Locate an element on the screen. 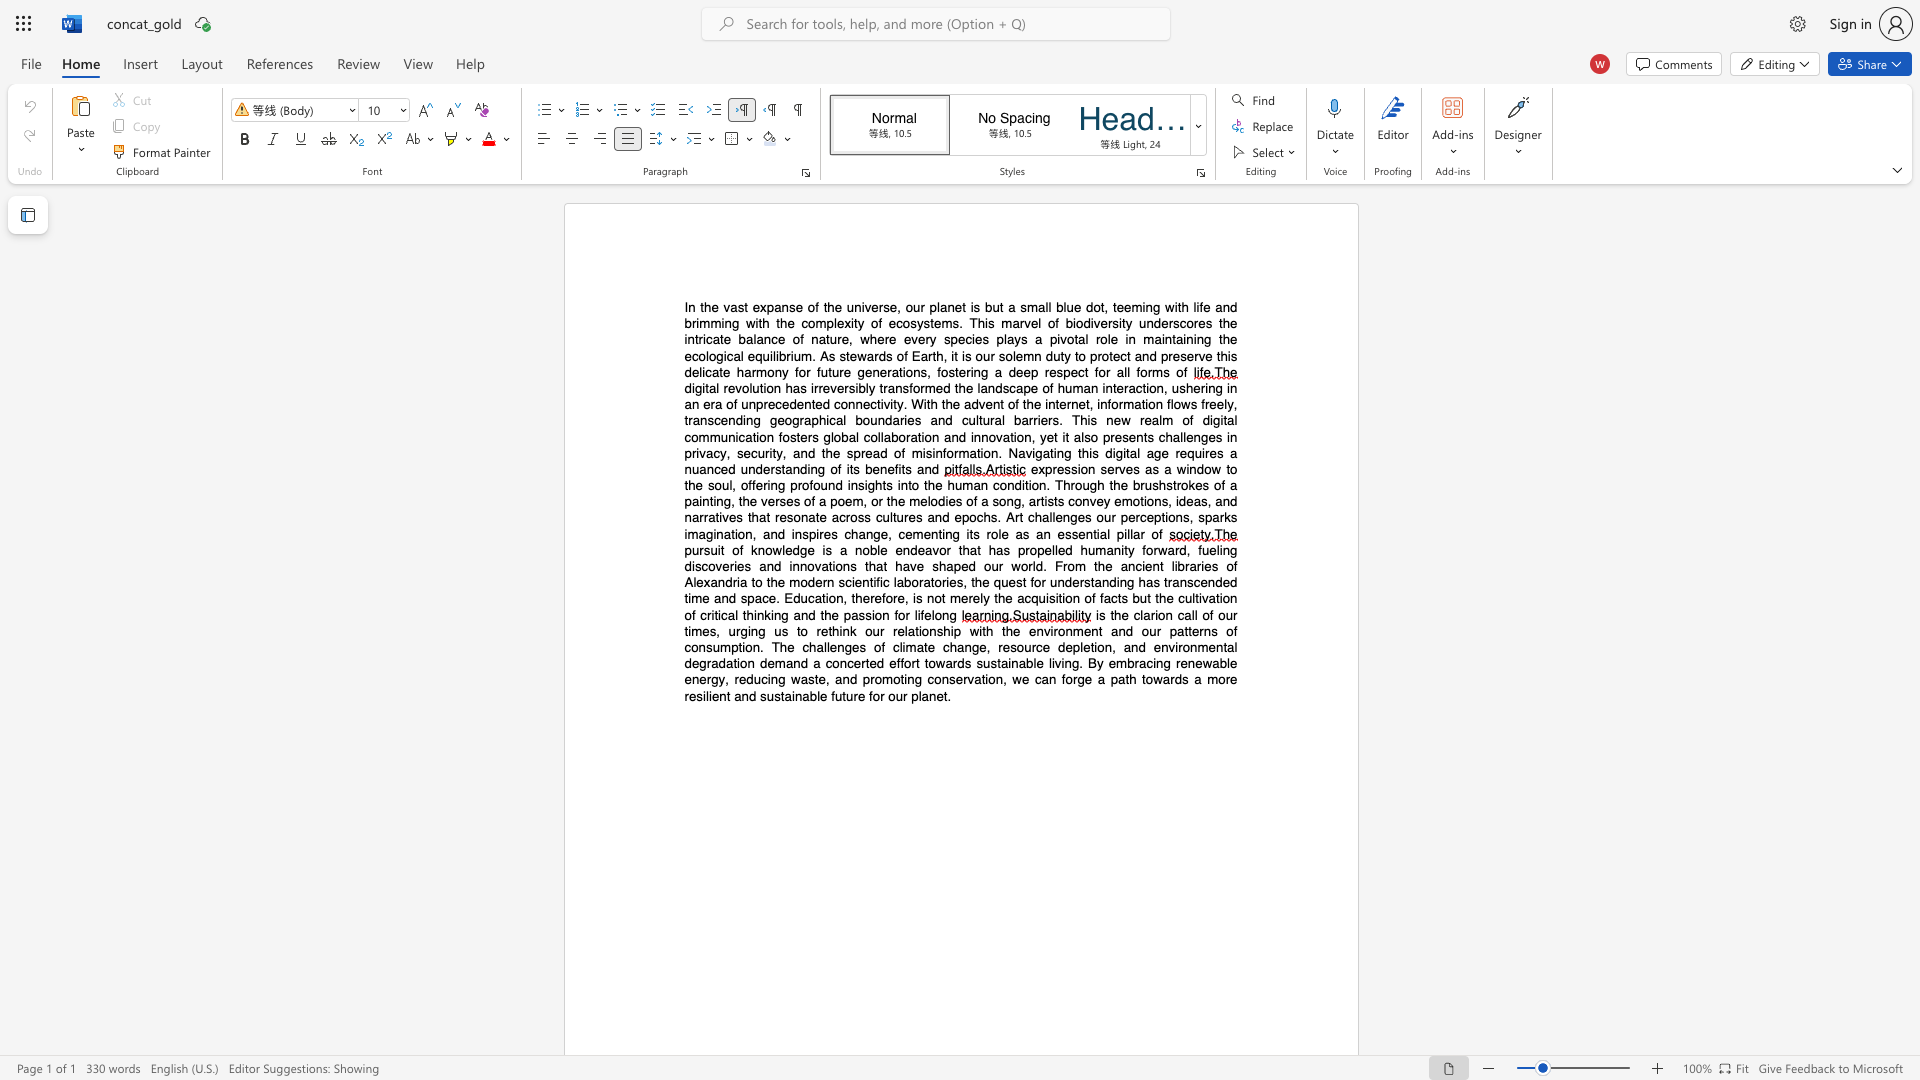 The height and width of the screenshot is (1080, 1920). the subset text "knowledge is a noble endeavor that has propelled humanity forward, fueling" within the text "pursuit of knowledge is a noble endeavor that has propelled humanity forward, fueling discoveries and innovations that have shaped our world. From the ancient libraries of Alexandria to the modern scientific laboratories, the quest for understanding has transcended time and space. Education, therefore, is not merely the acquisition of facts but the cultivation of critical thinking and the passion for lifelong" is located at coordinates (750, 550).